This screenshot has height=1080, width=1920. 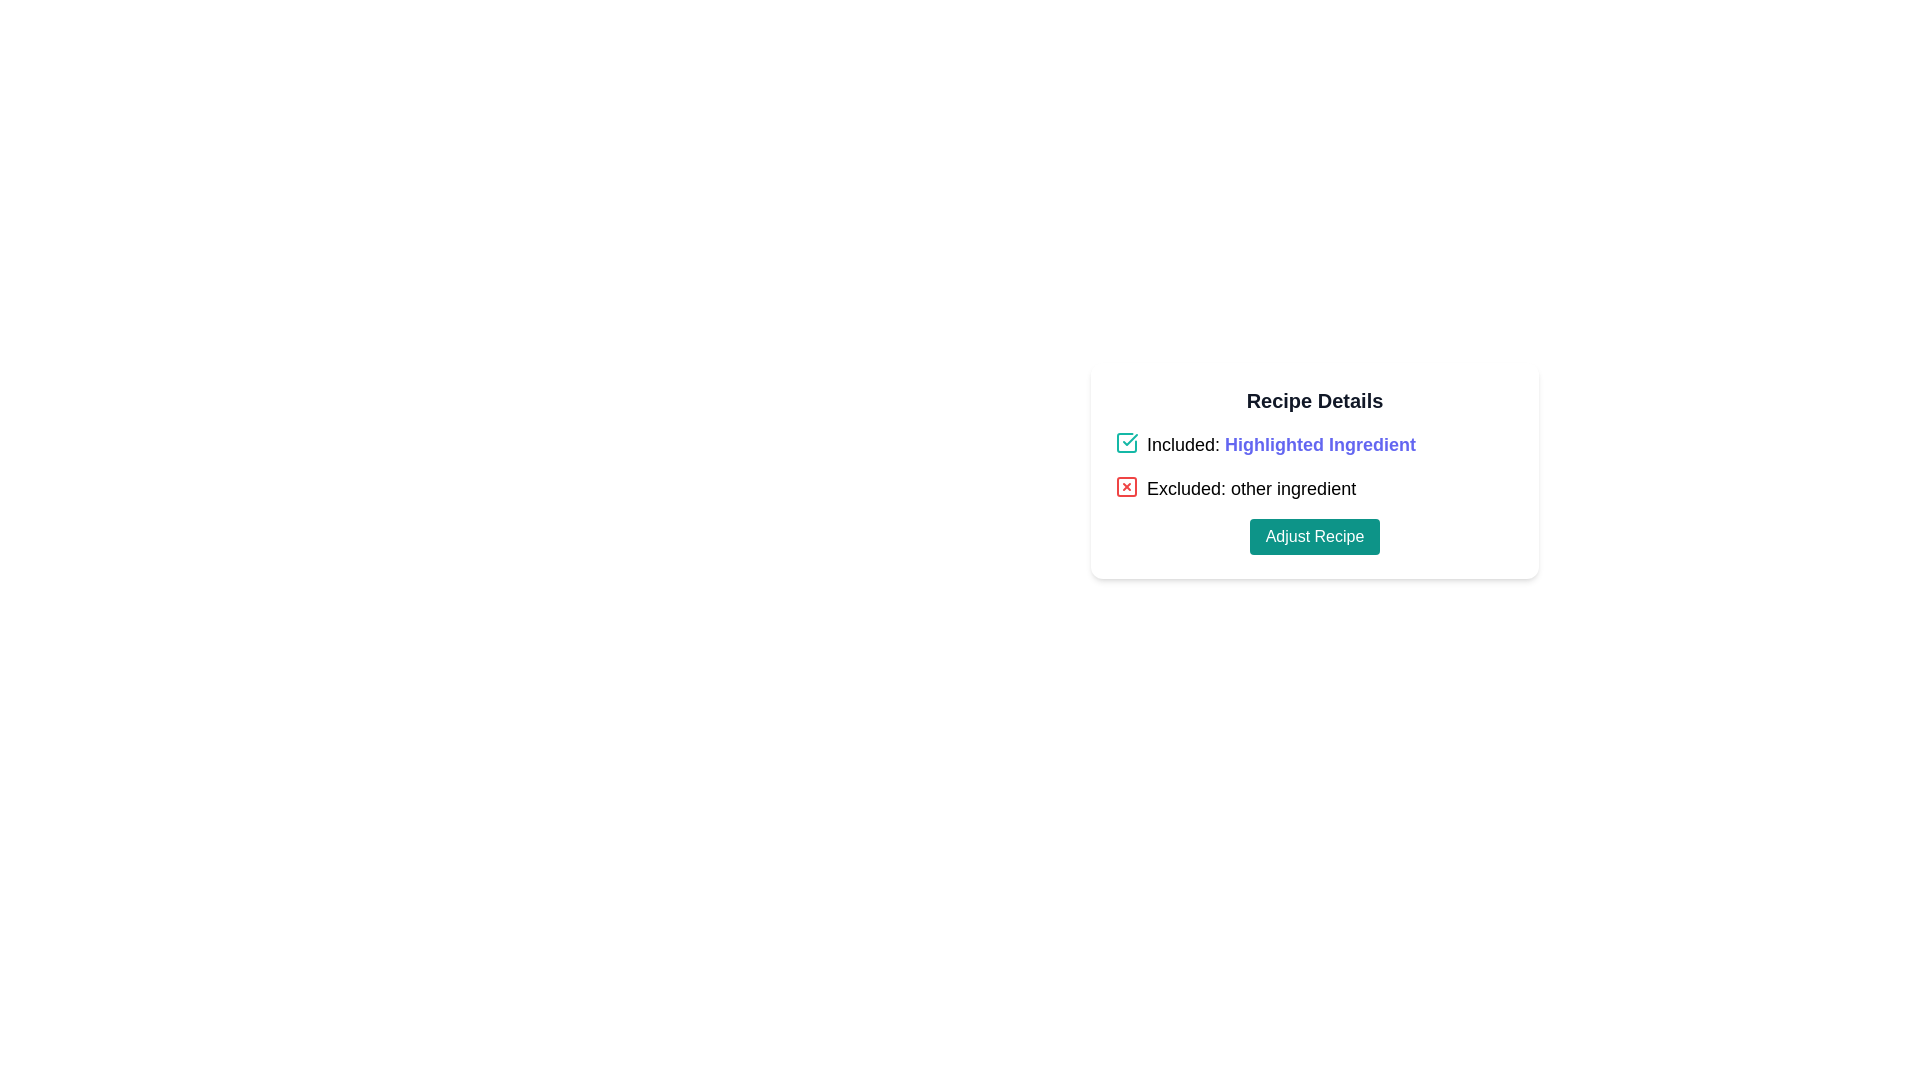 I want to click on the text label 'Highlighted Ingredient', which is styled in bold indigo color and located within the 'Included: Highlighted Ingredient' section of the 'Recipe Details' card, so click(x=1320, y=443).